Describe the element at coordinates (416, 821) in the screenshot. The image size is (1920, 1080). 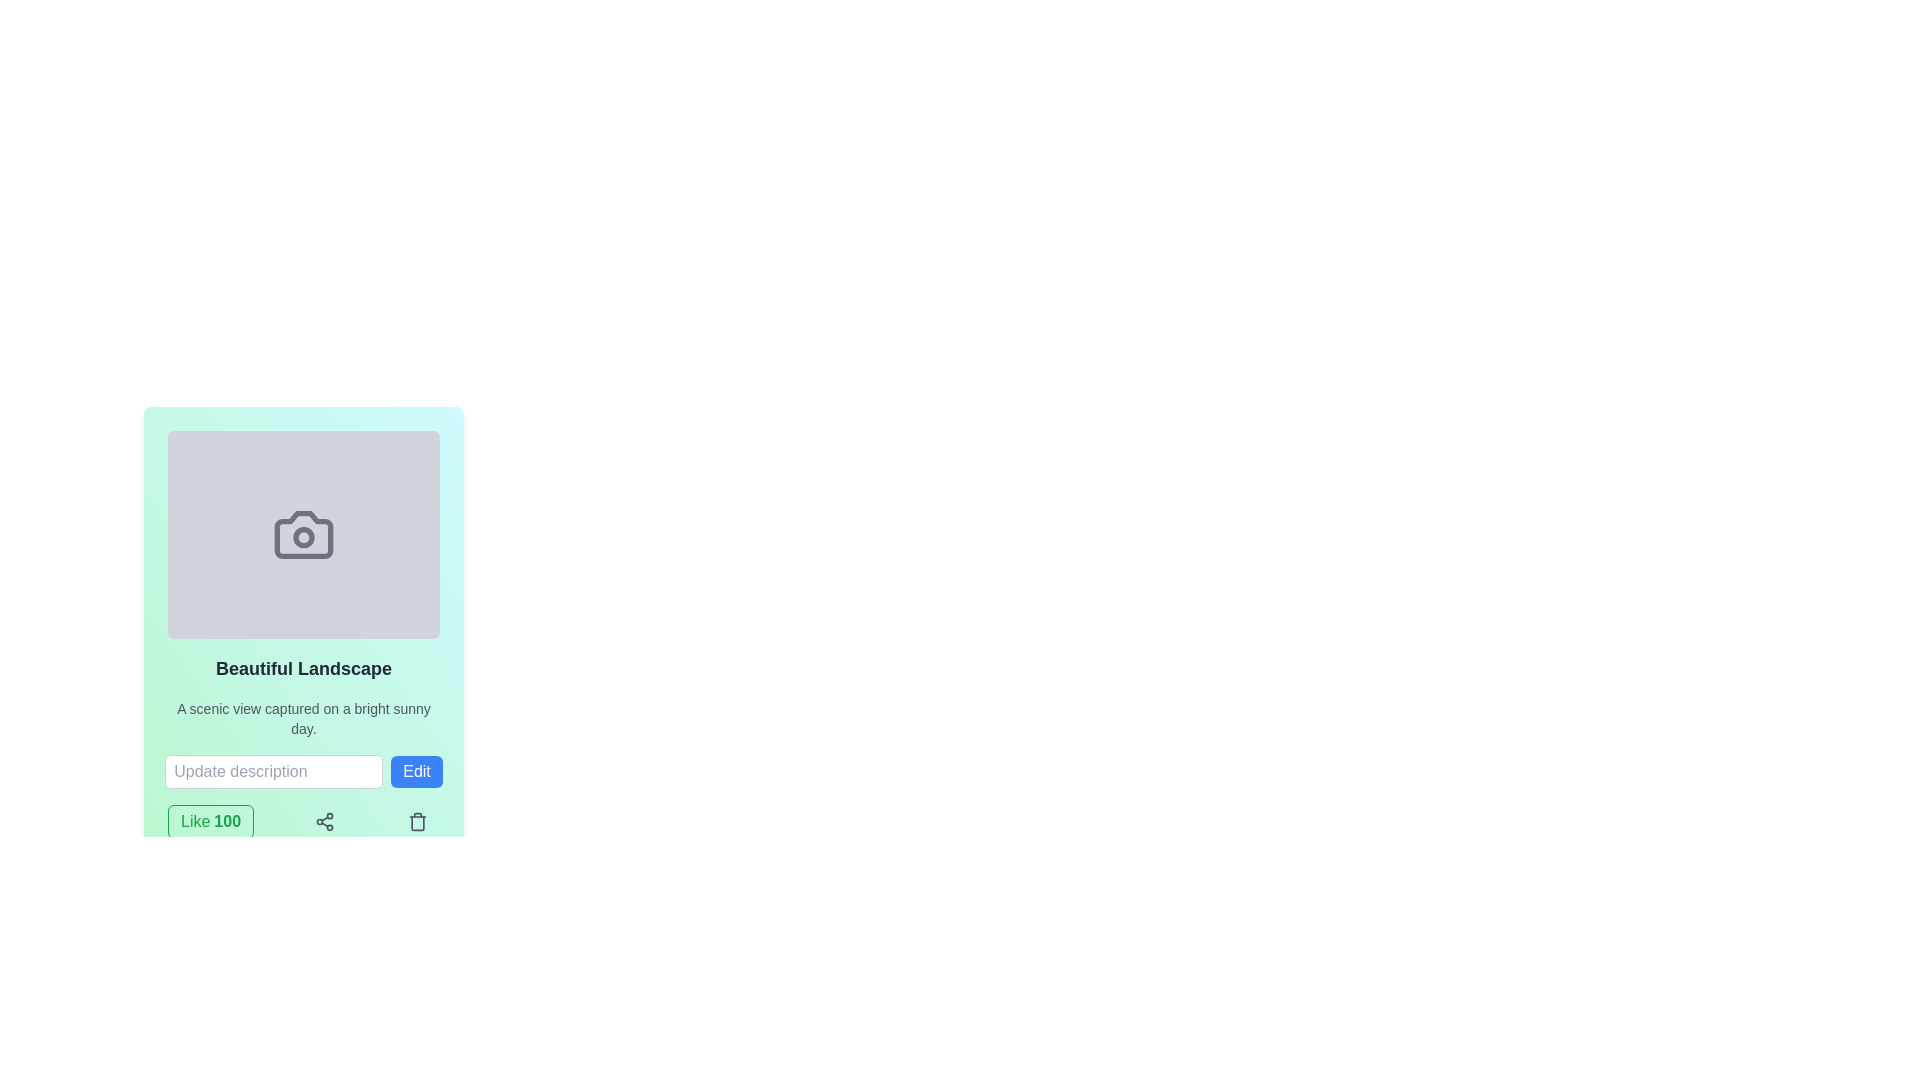
I see `the trash bin icon located in the bottom-right corner of the card` at that location.